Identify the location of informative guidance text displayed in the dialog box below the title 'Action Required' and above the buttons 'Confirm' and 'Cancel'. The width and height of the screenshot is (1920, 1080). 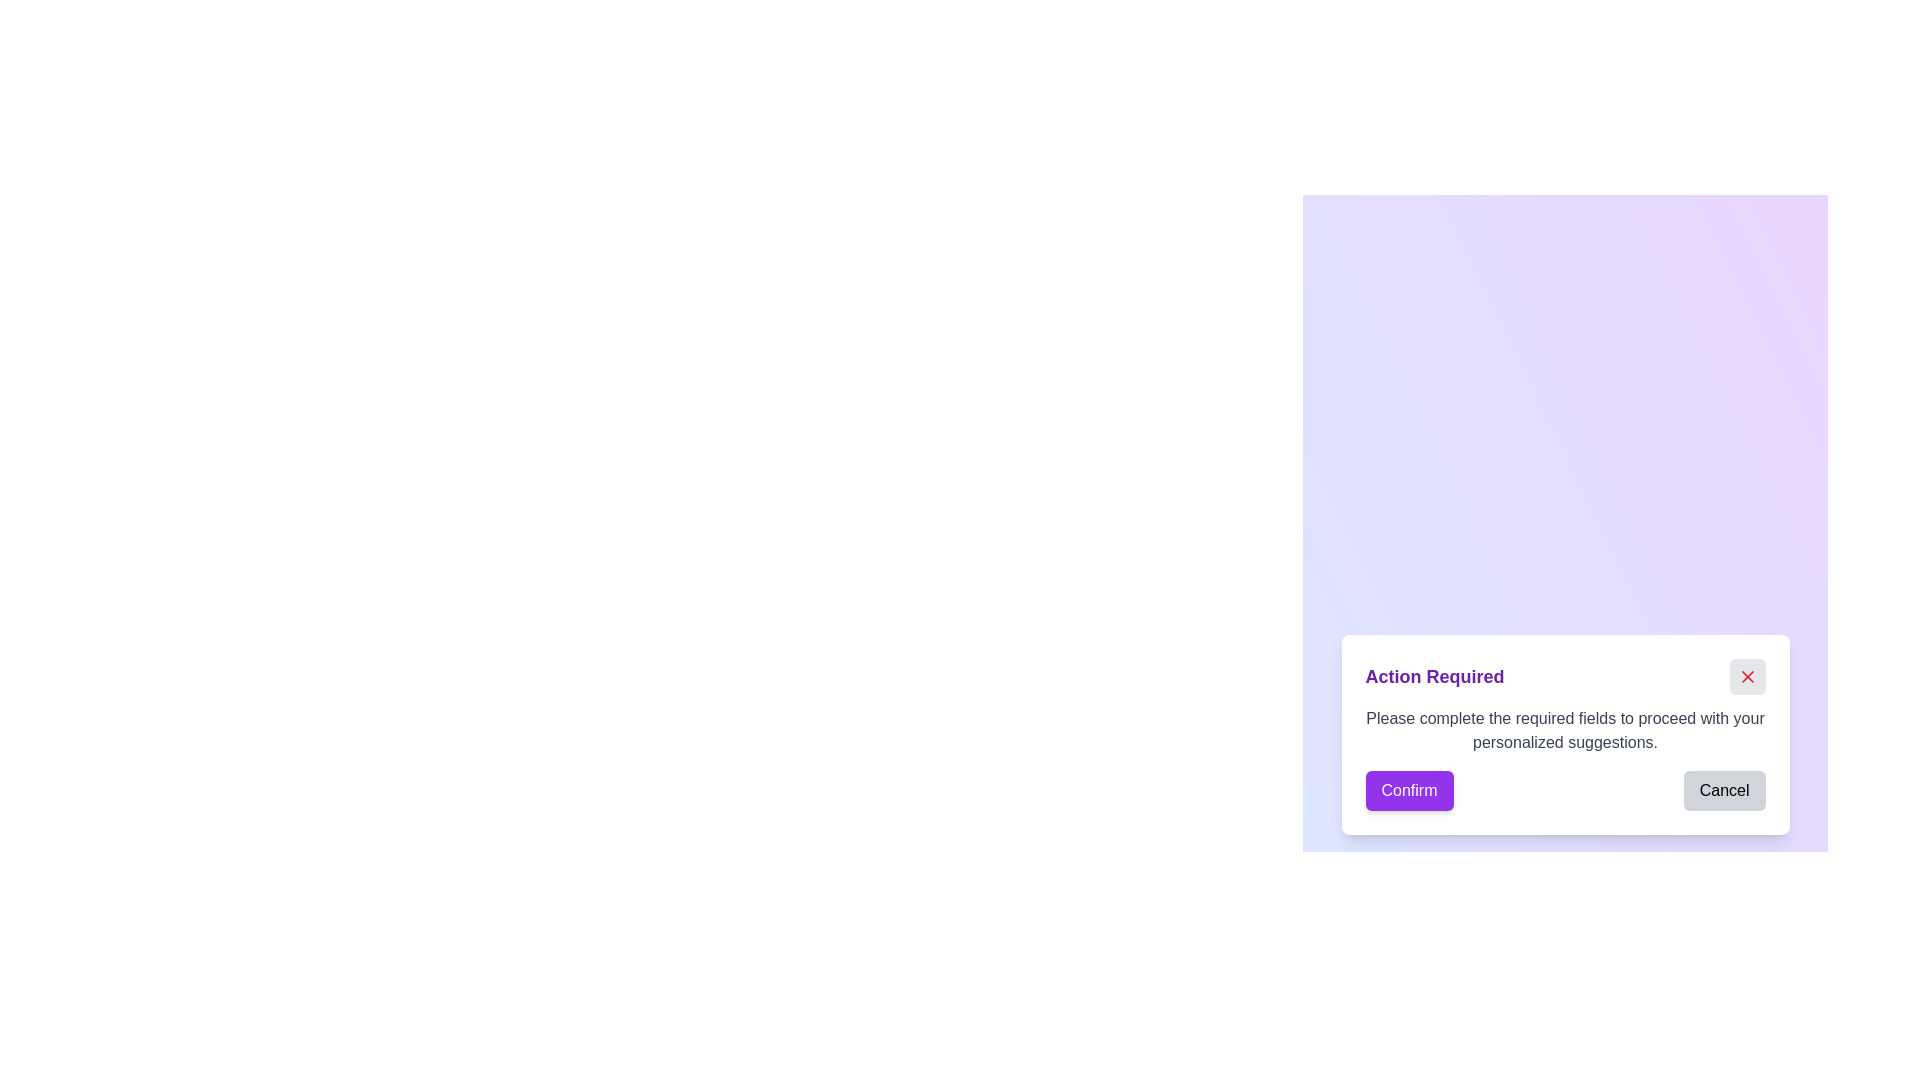
(1564, 731).